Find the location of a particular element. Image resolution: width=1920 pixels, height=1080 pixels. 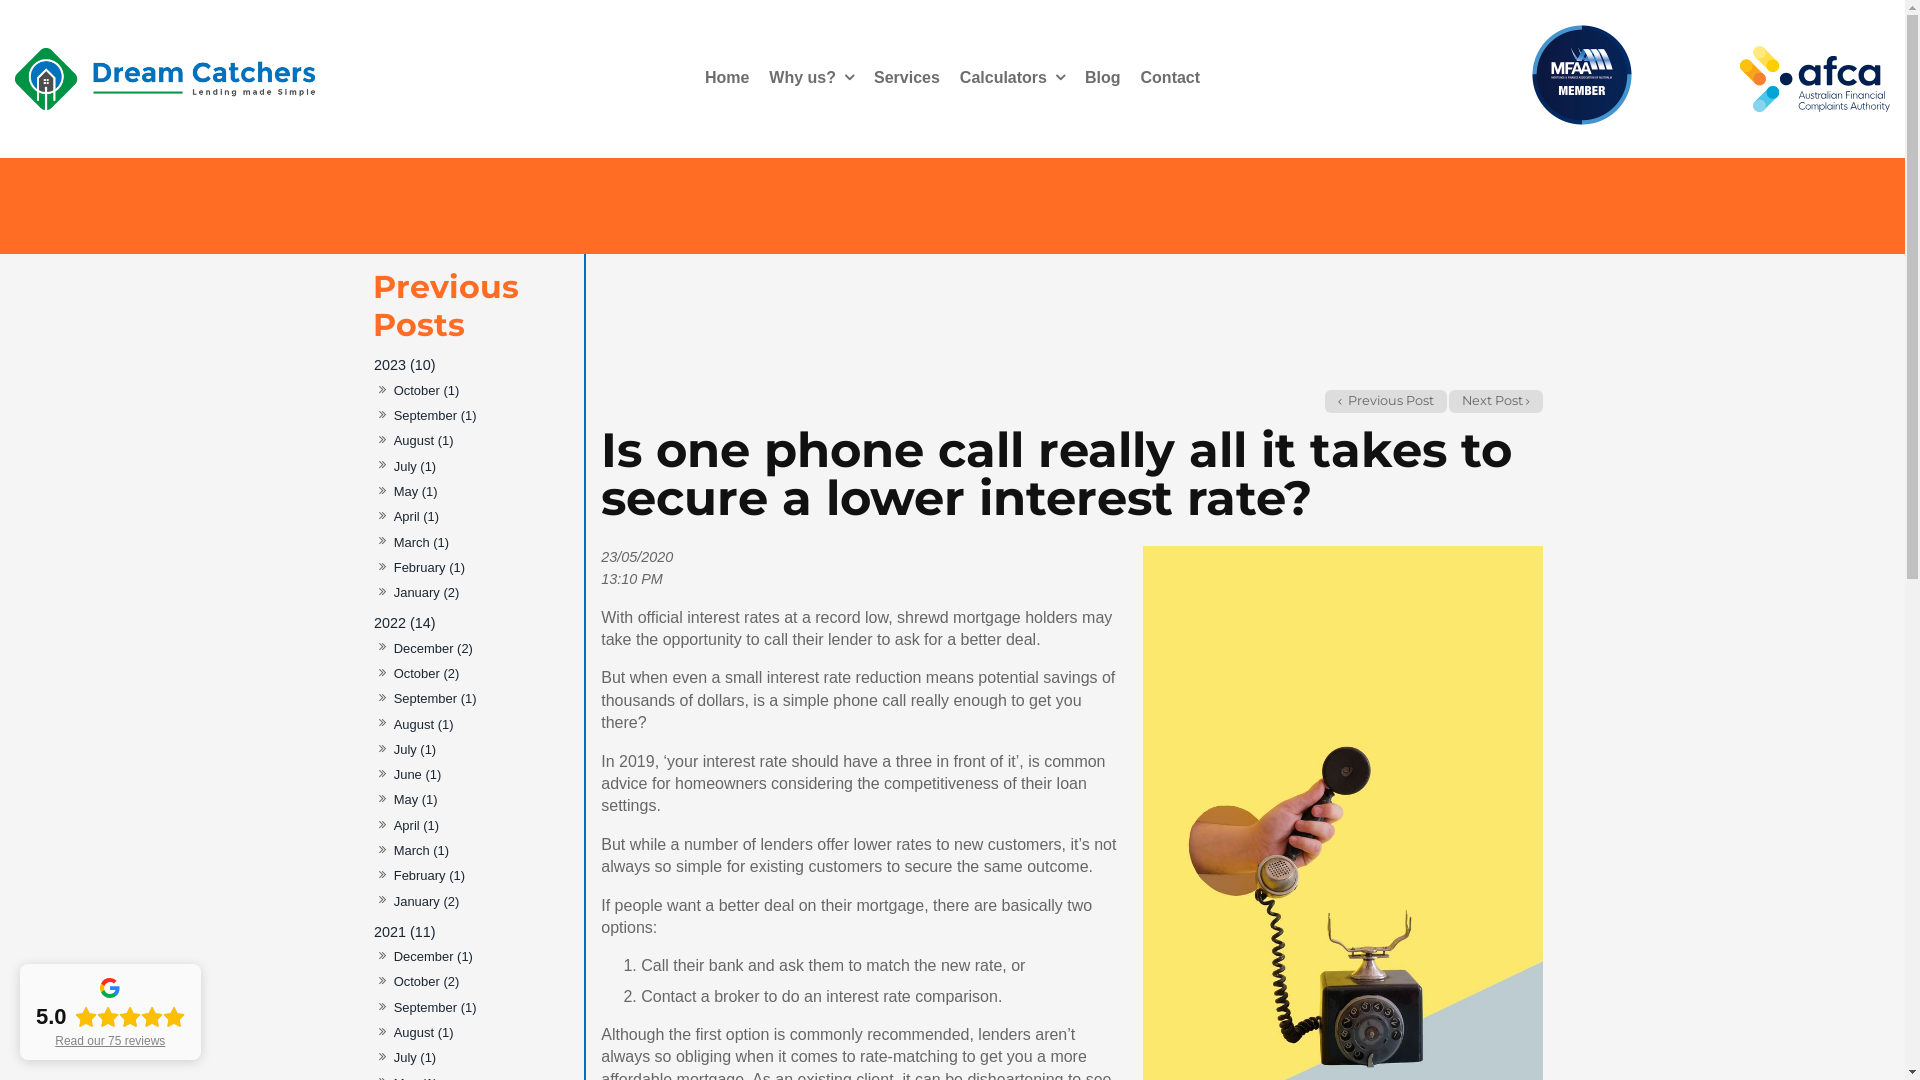

'May (1)' is located at coordinates (413, 492).